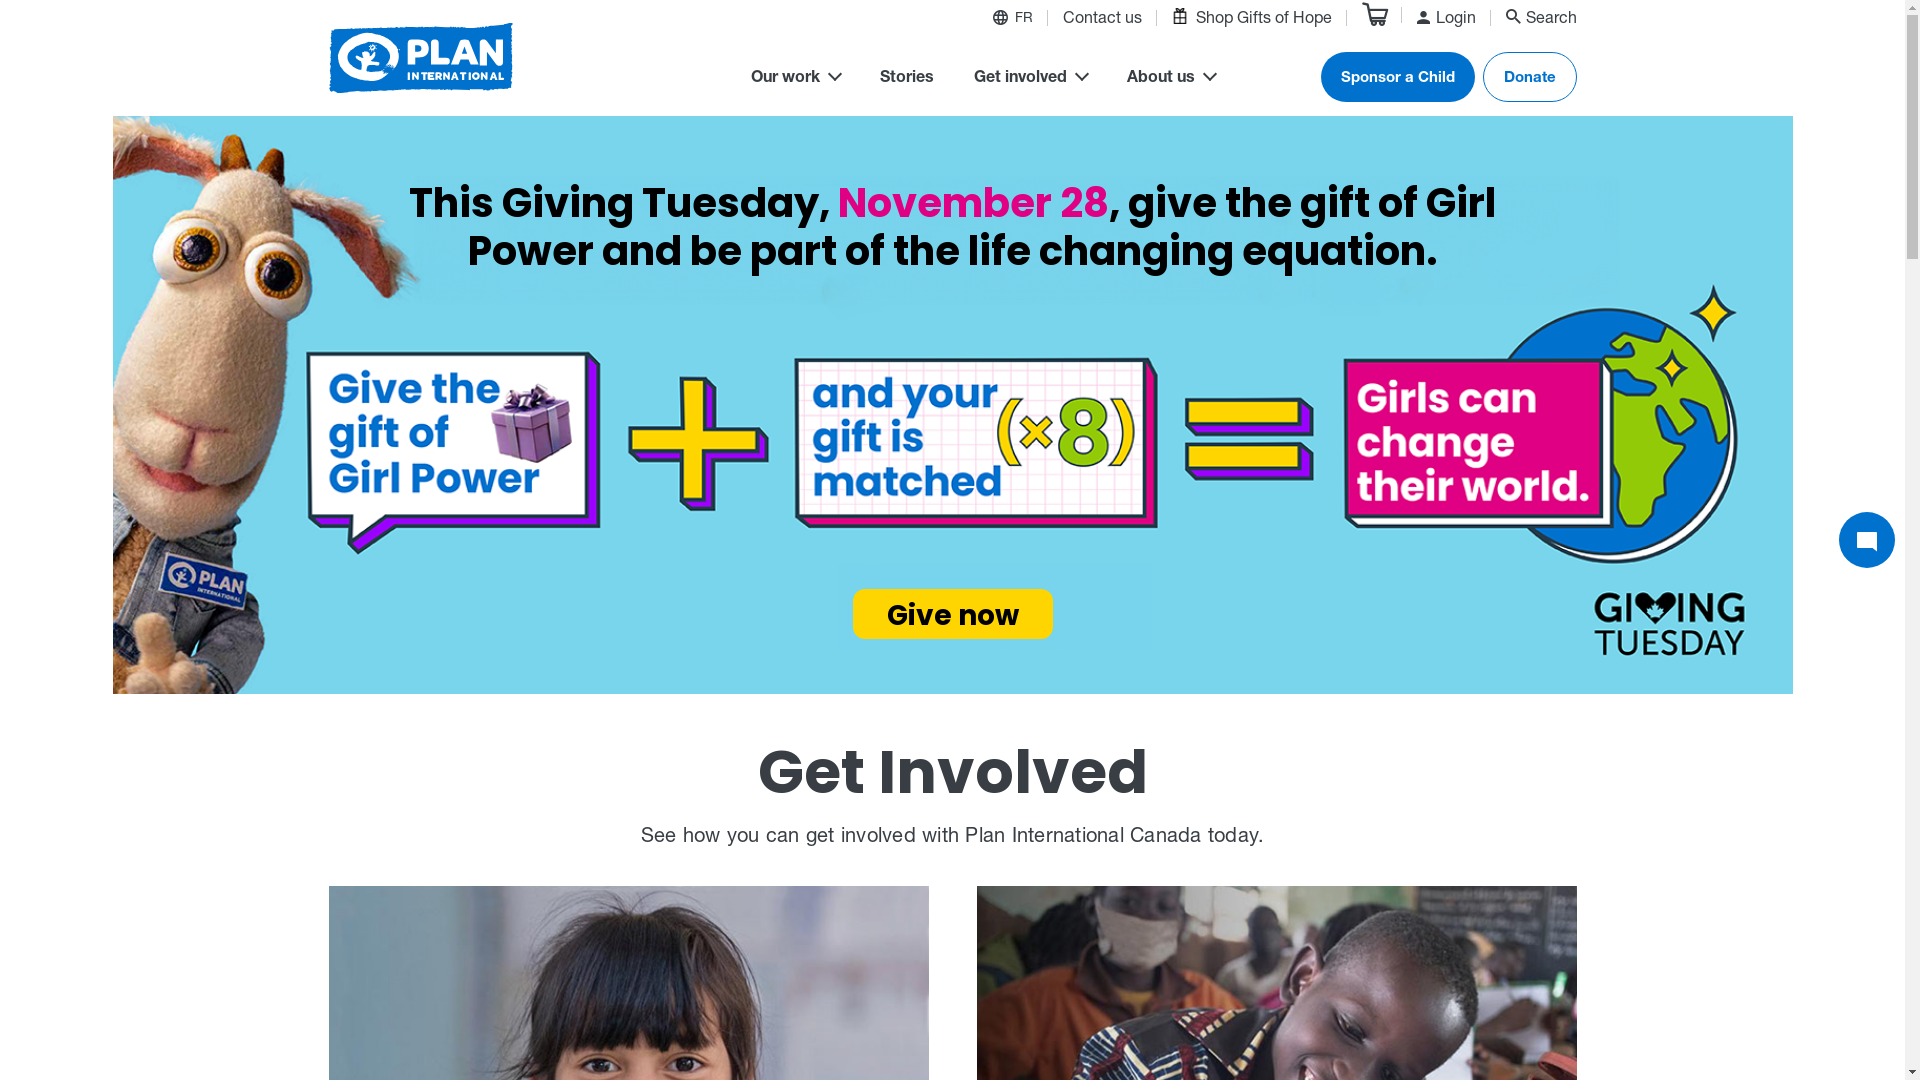  I want to click on 'About us', so click(1170, 79).